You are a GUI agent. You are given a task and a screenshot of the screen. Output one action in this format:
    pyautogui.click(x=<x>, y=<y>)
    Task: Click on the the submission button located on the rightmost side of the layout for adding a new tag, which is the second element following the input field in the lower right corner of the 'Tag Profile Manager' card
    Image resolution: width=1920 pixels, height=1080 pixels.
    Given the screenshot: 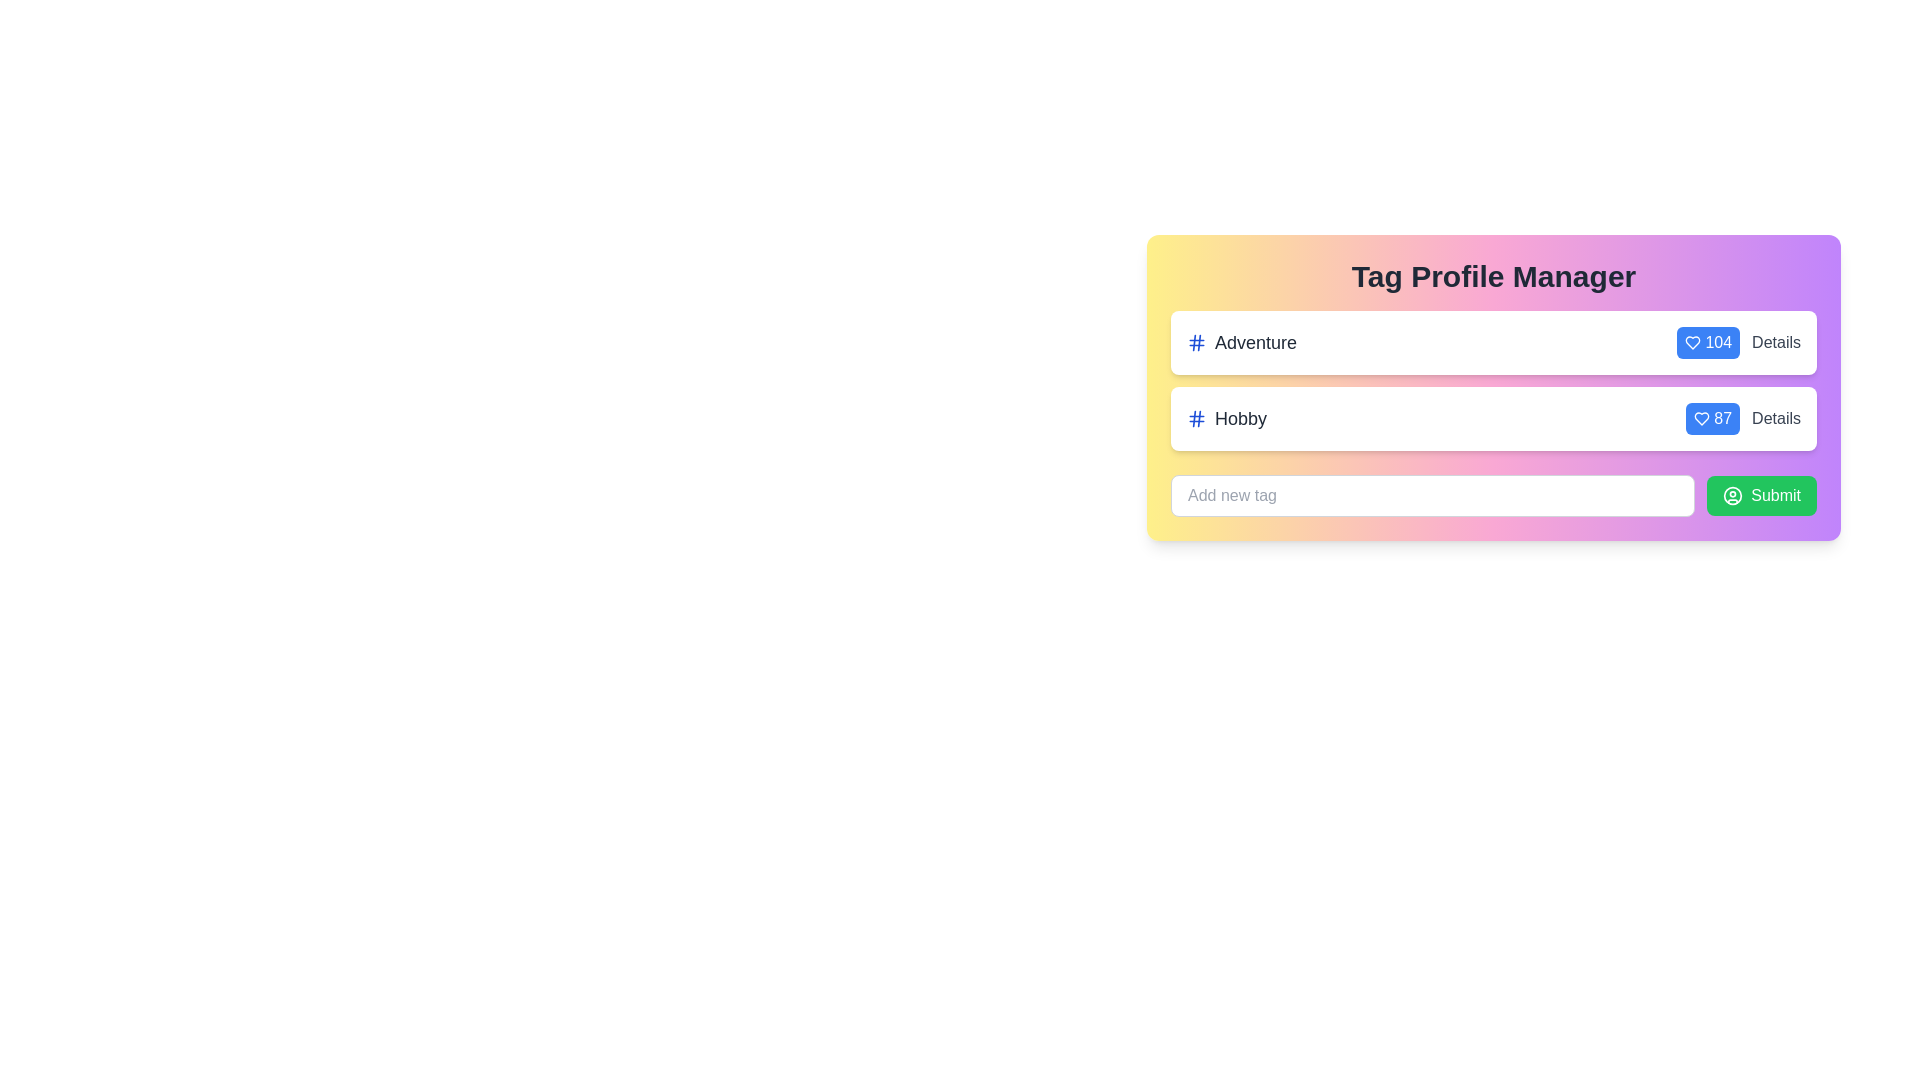 What is the action you would take?
    pyautogui.click(x=1762, y=495)
    